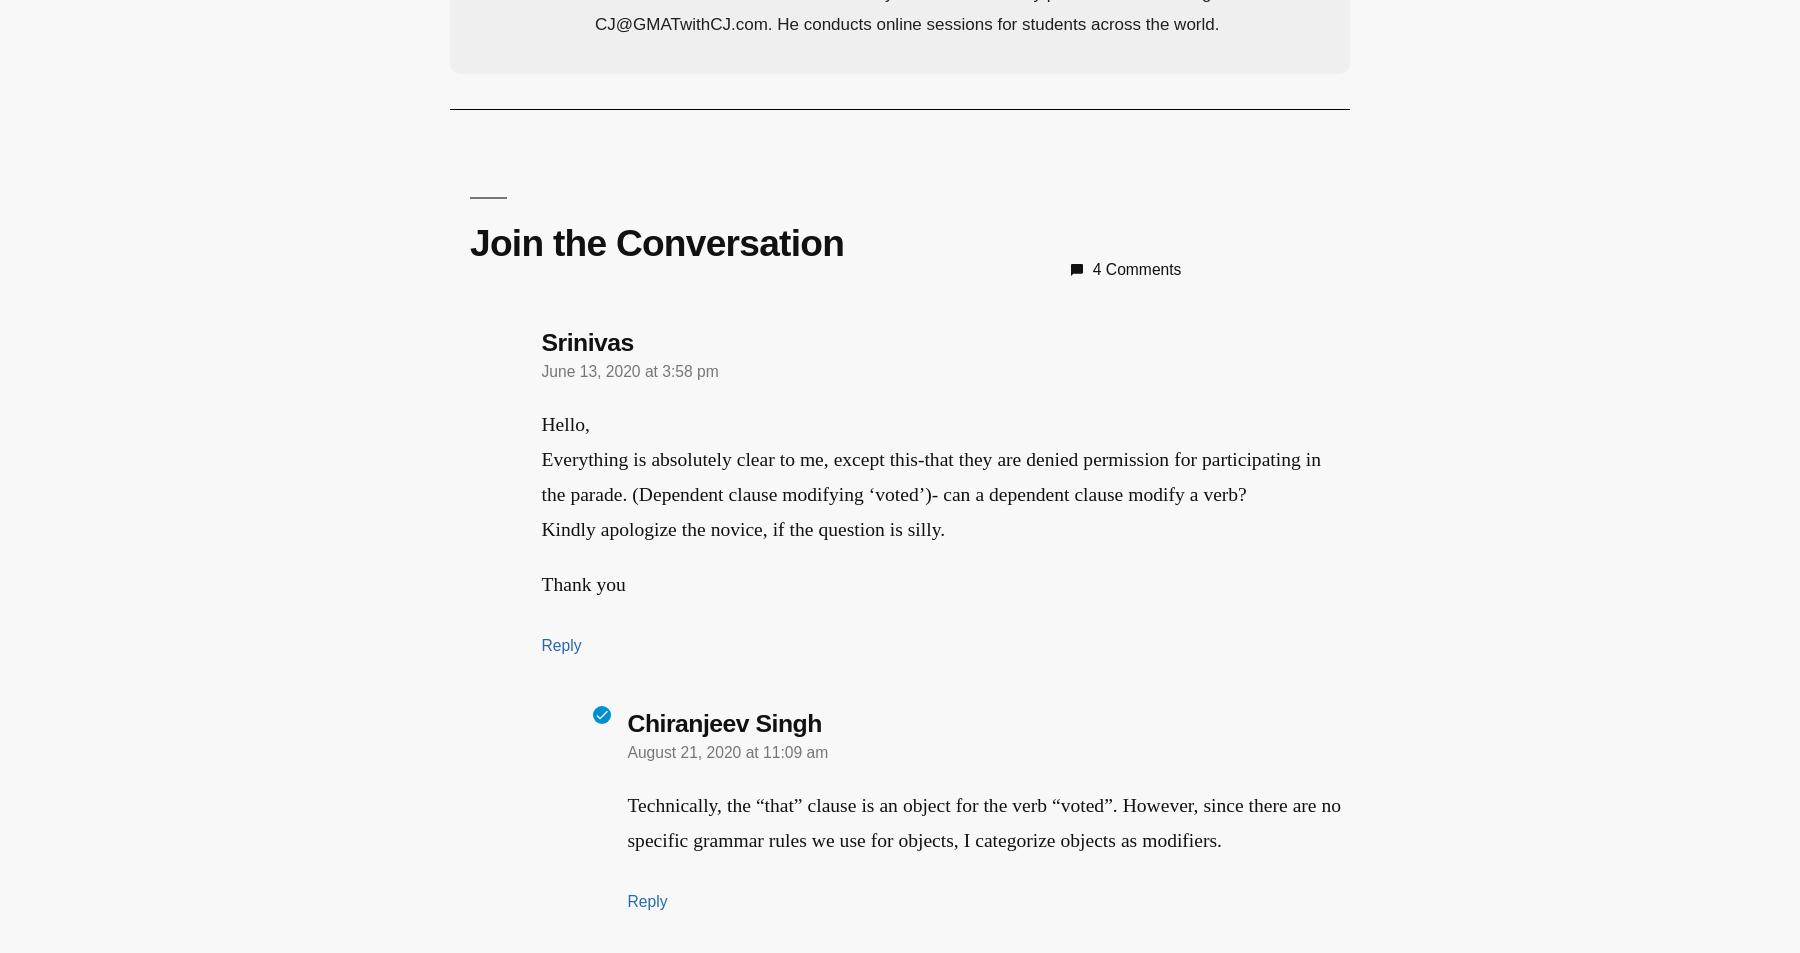 The image size is (1800, 953). Describe the element at coordinates (983, 821) in the screenshot. I see `'Technically, the “that” clause is an object for the verb “voted”. However, since there are no specific grammar rules we use for objects, I categorize objects as modifiers.'` at that location.